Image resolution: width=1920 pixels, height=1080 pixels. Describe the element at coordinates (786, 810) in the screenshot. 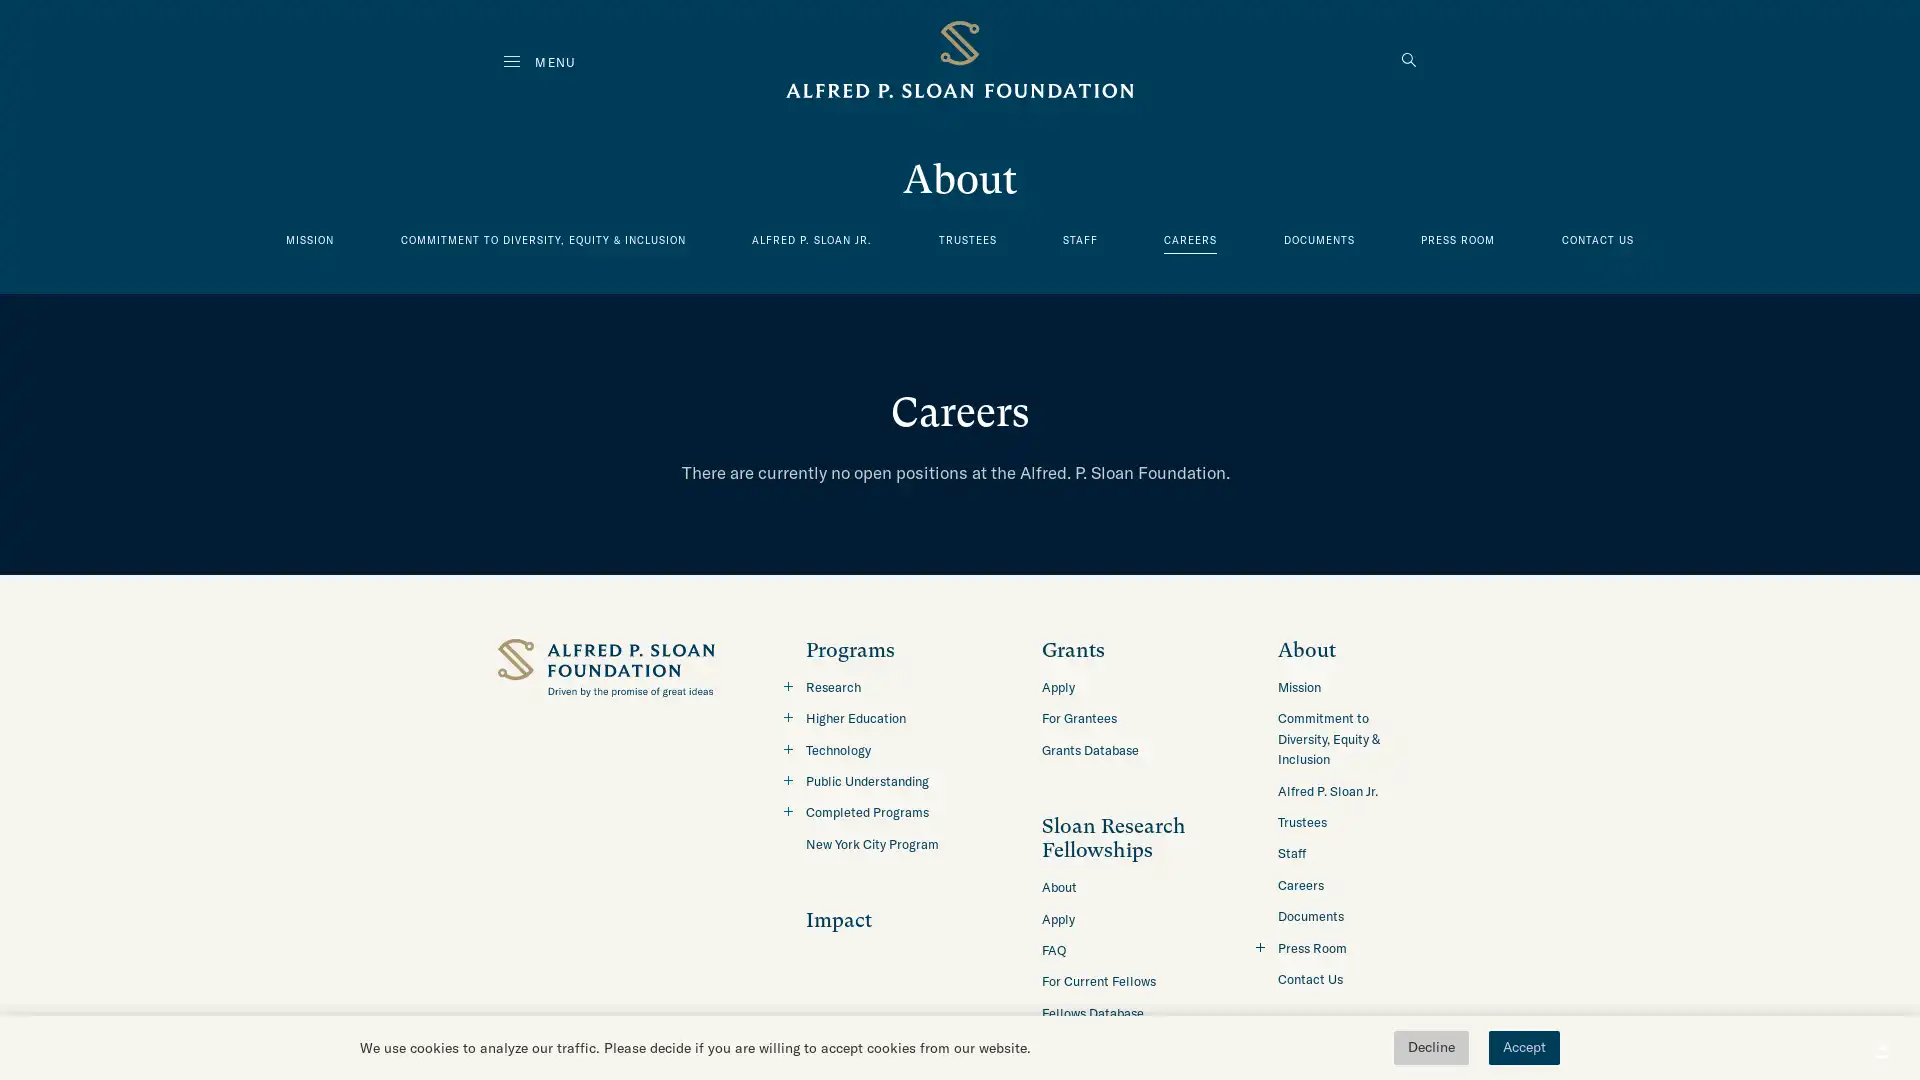

I see `Click to expand this navigation menu` at that location.